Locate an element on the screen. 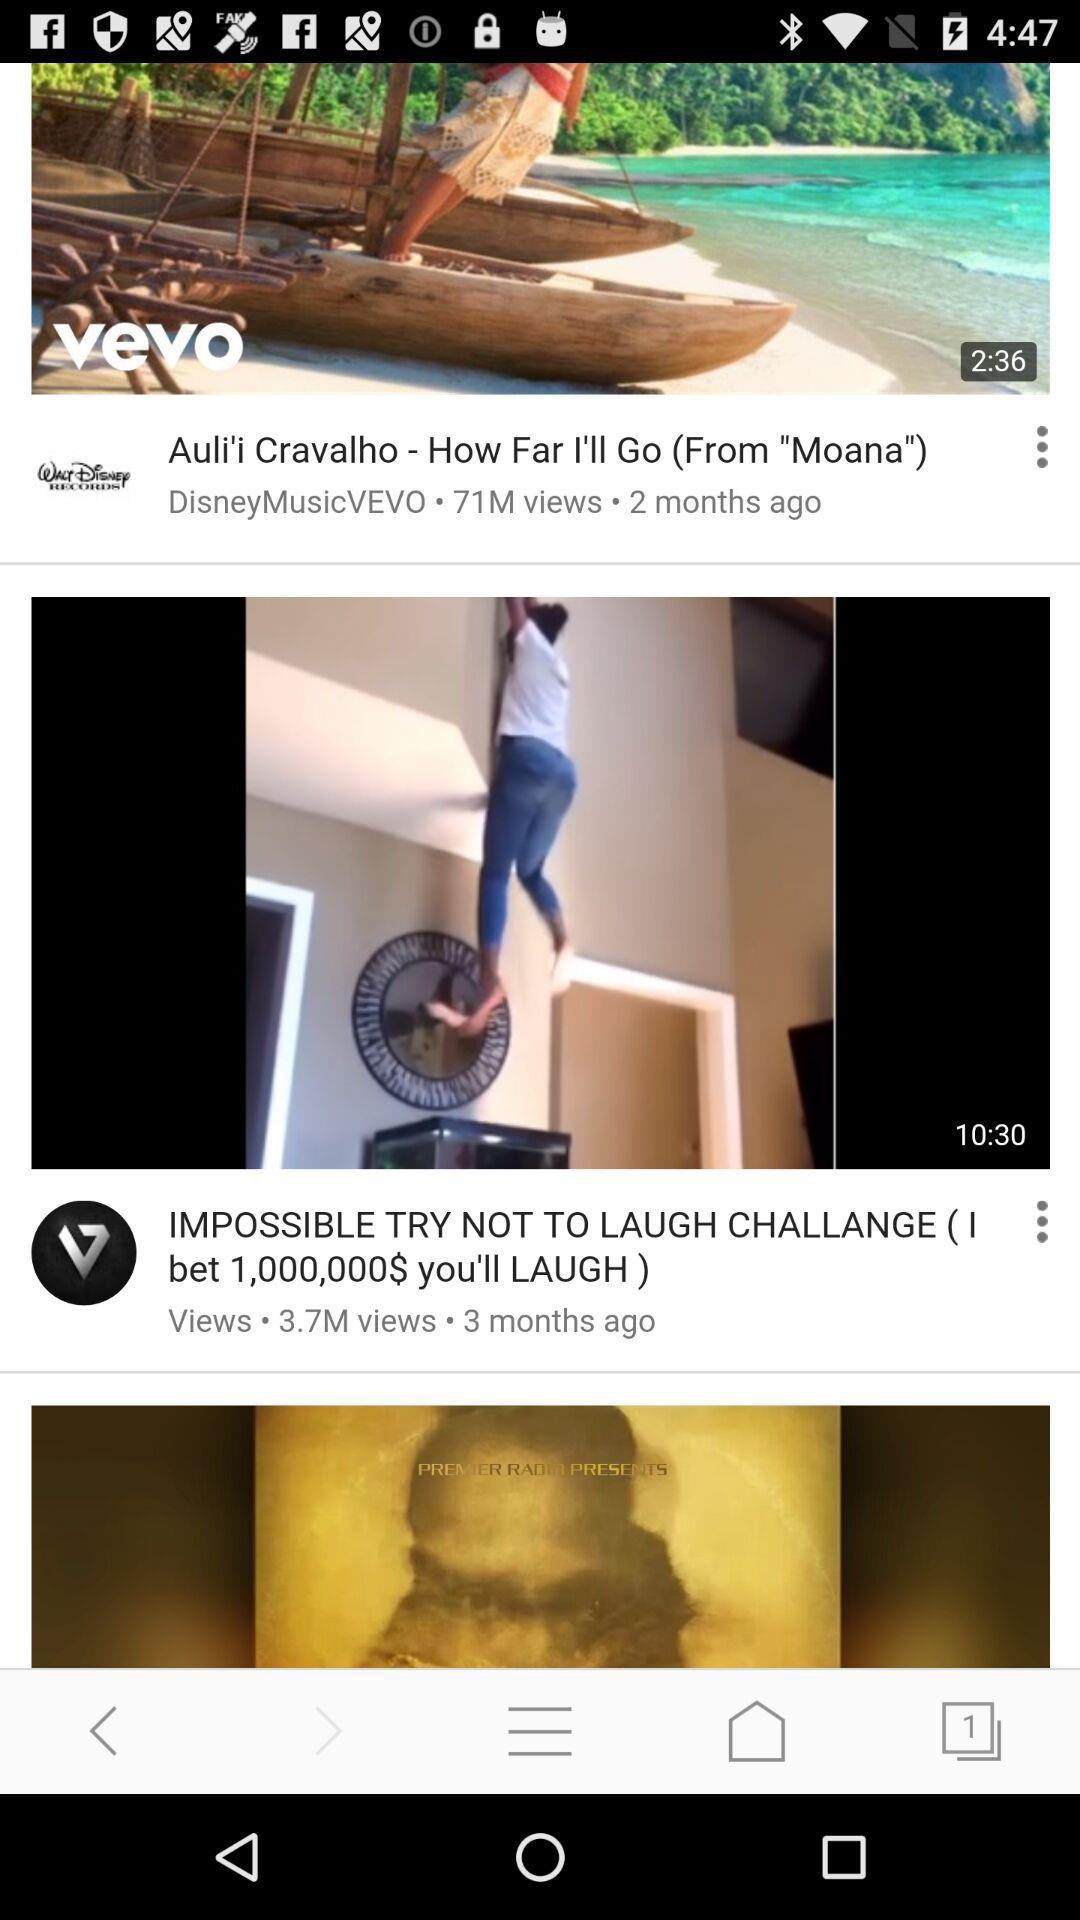 This screenshot has height=1920, width=1080. undo is located at coordinates (108, 1730).